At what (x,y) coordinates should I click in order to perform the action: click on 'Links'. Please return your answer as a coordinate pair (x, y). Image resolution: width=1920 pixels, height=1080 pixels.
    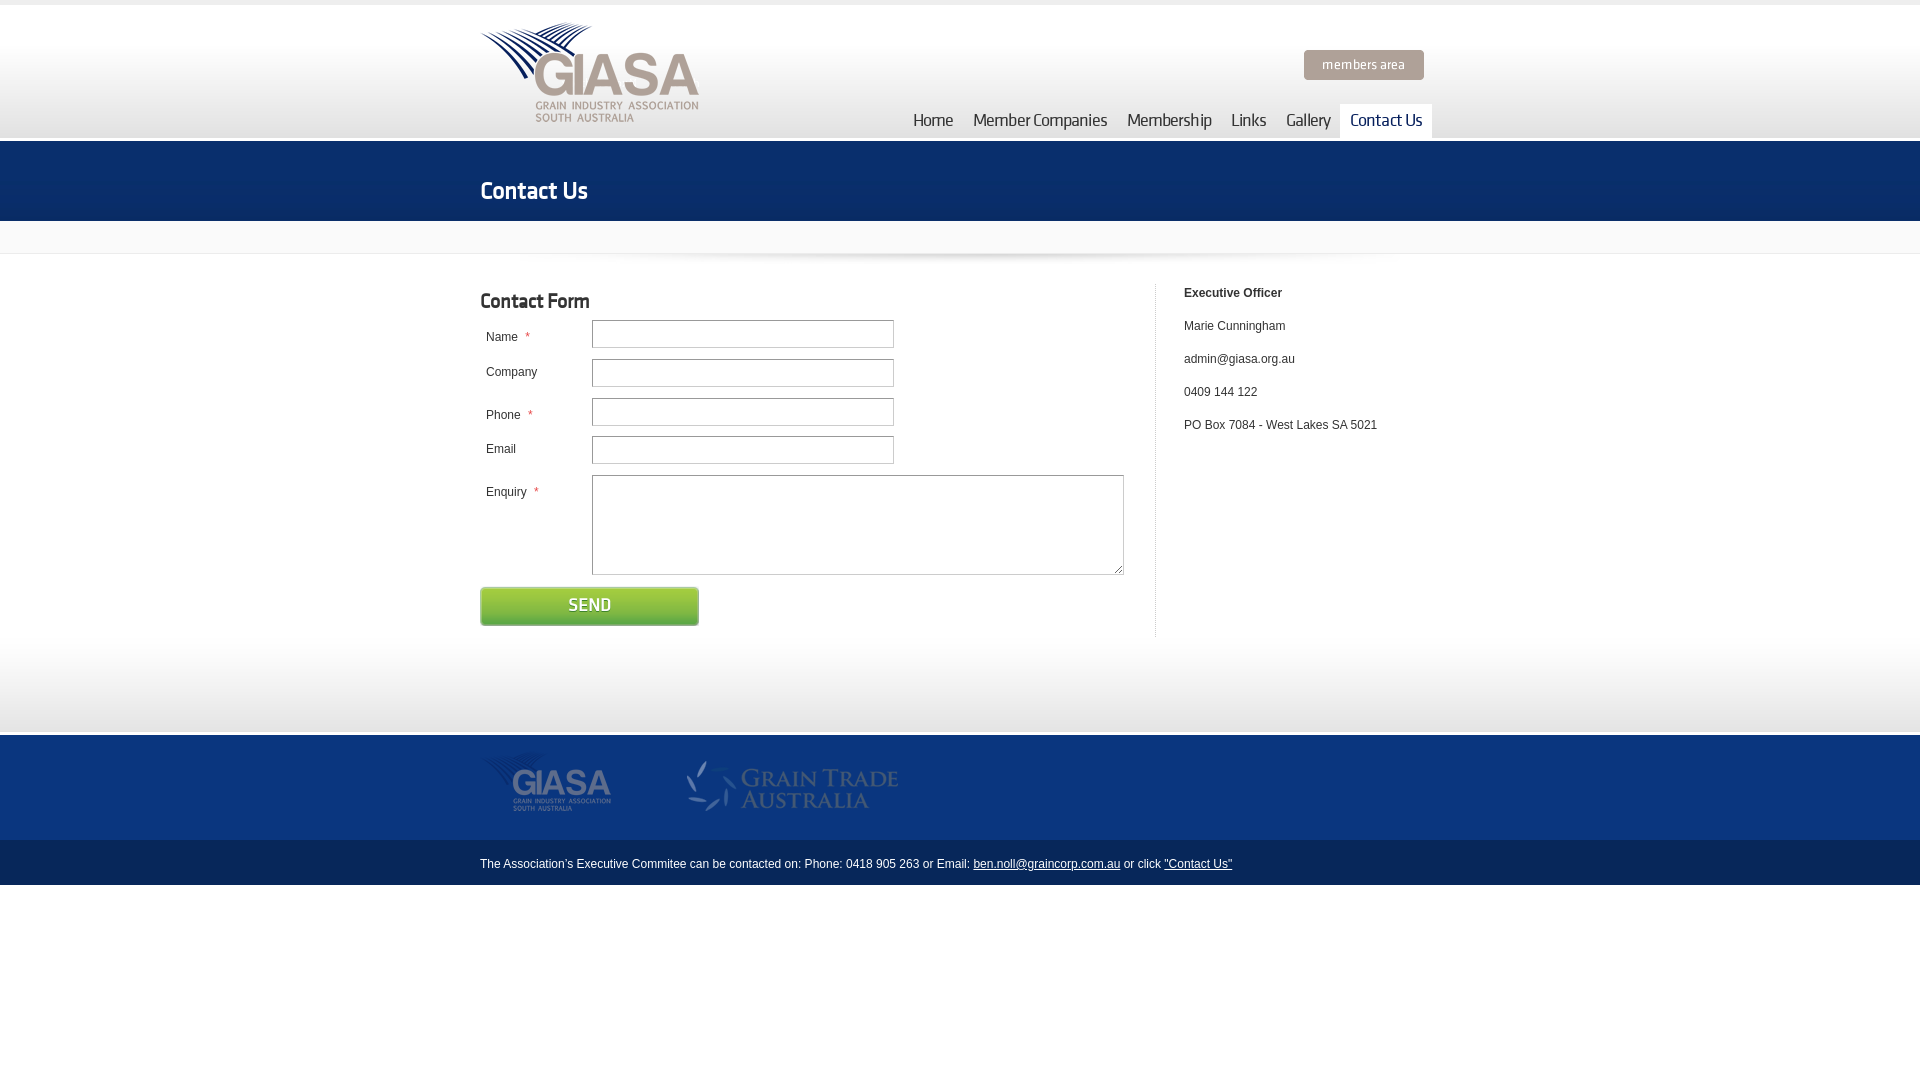
    Looking at the image, I should click on (1247, 120).